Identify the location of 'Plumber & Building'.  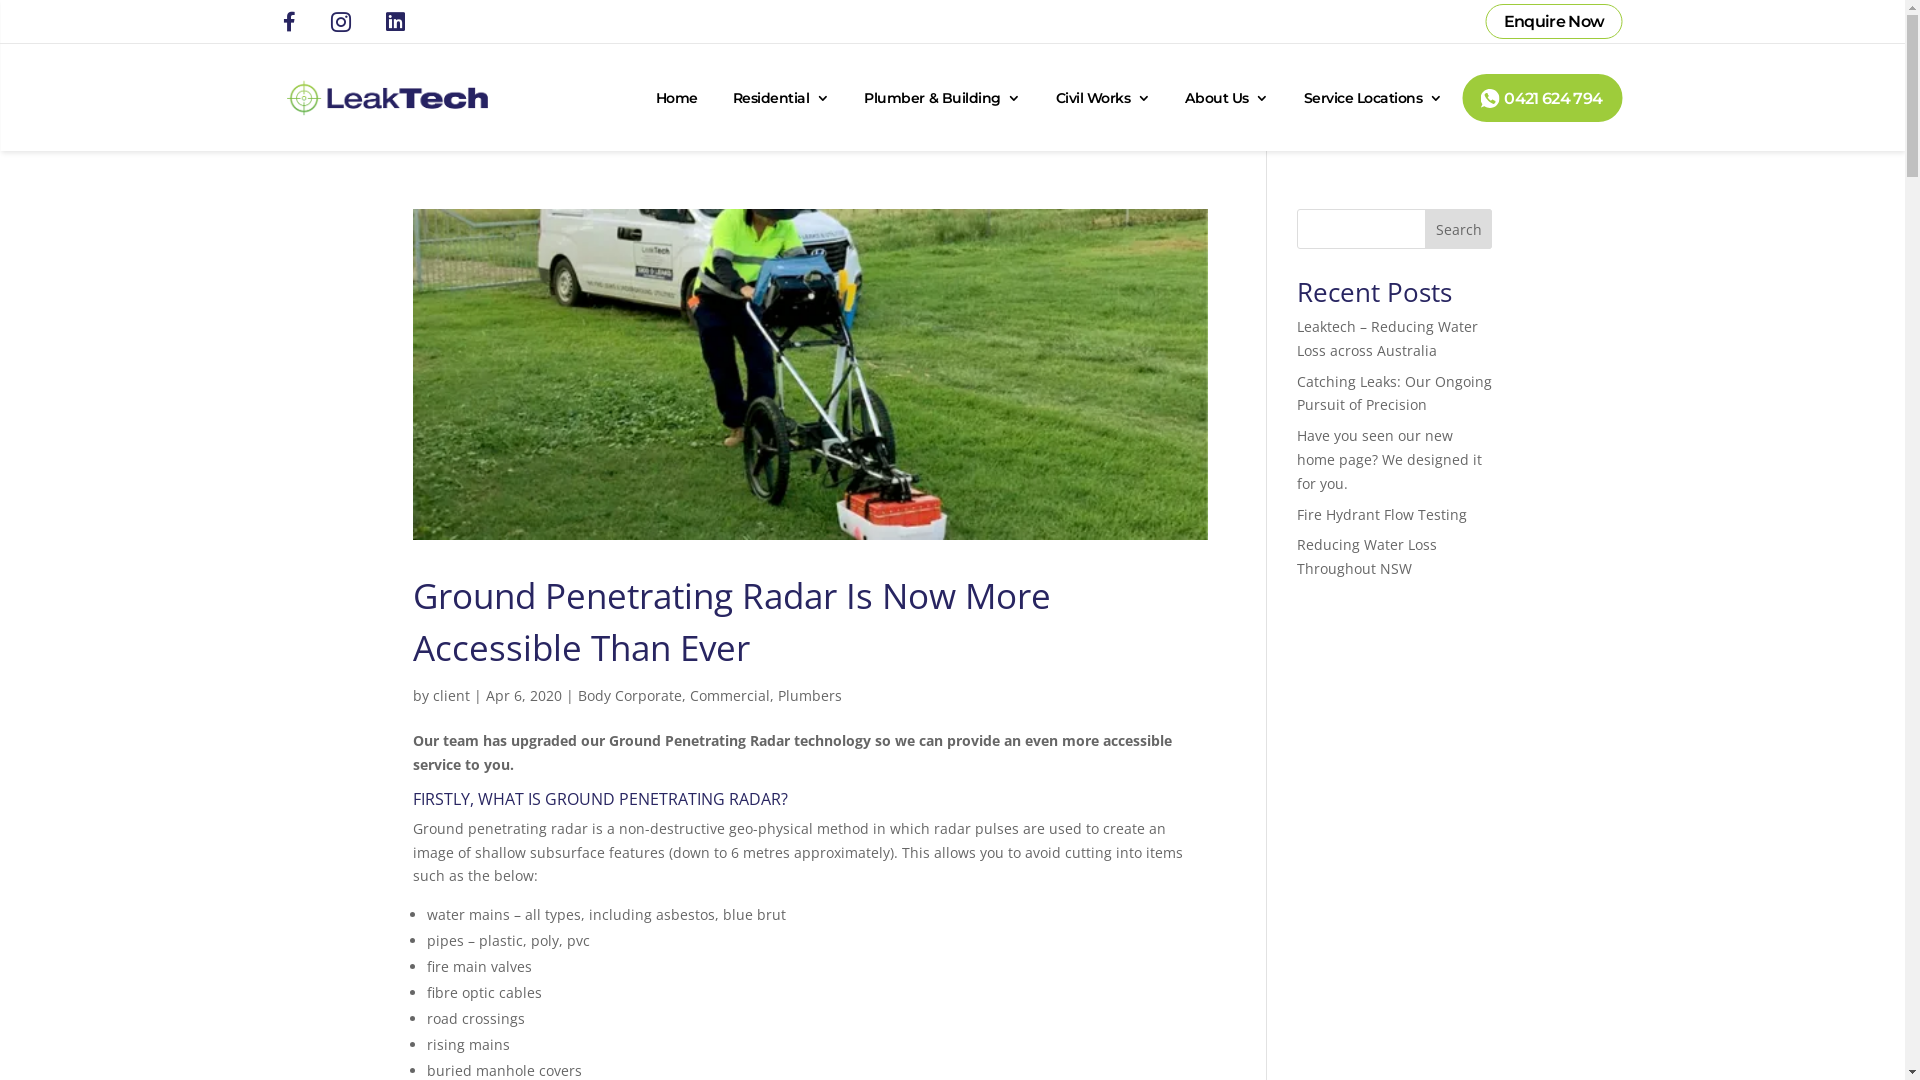
(864, 97).